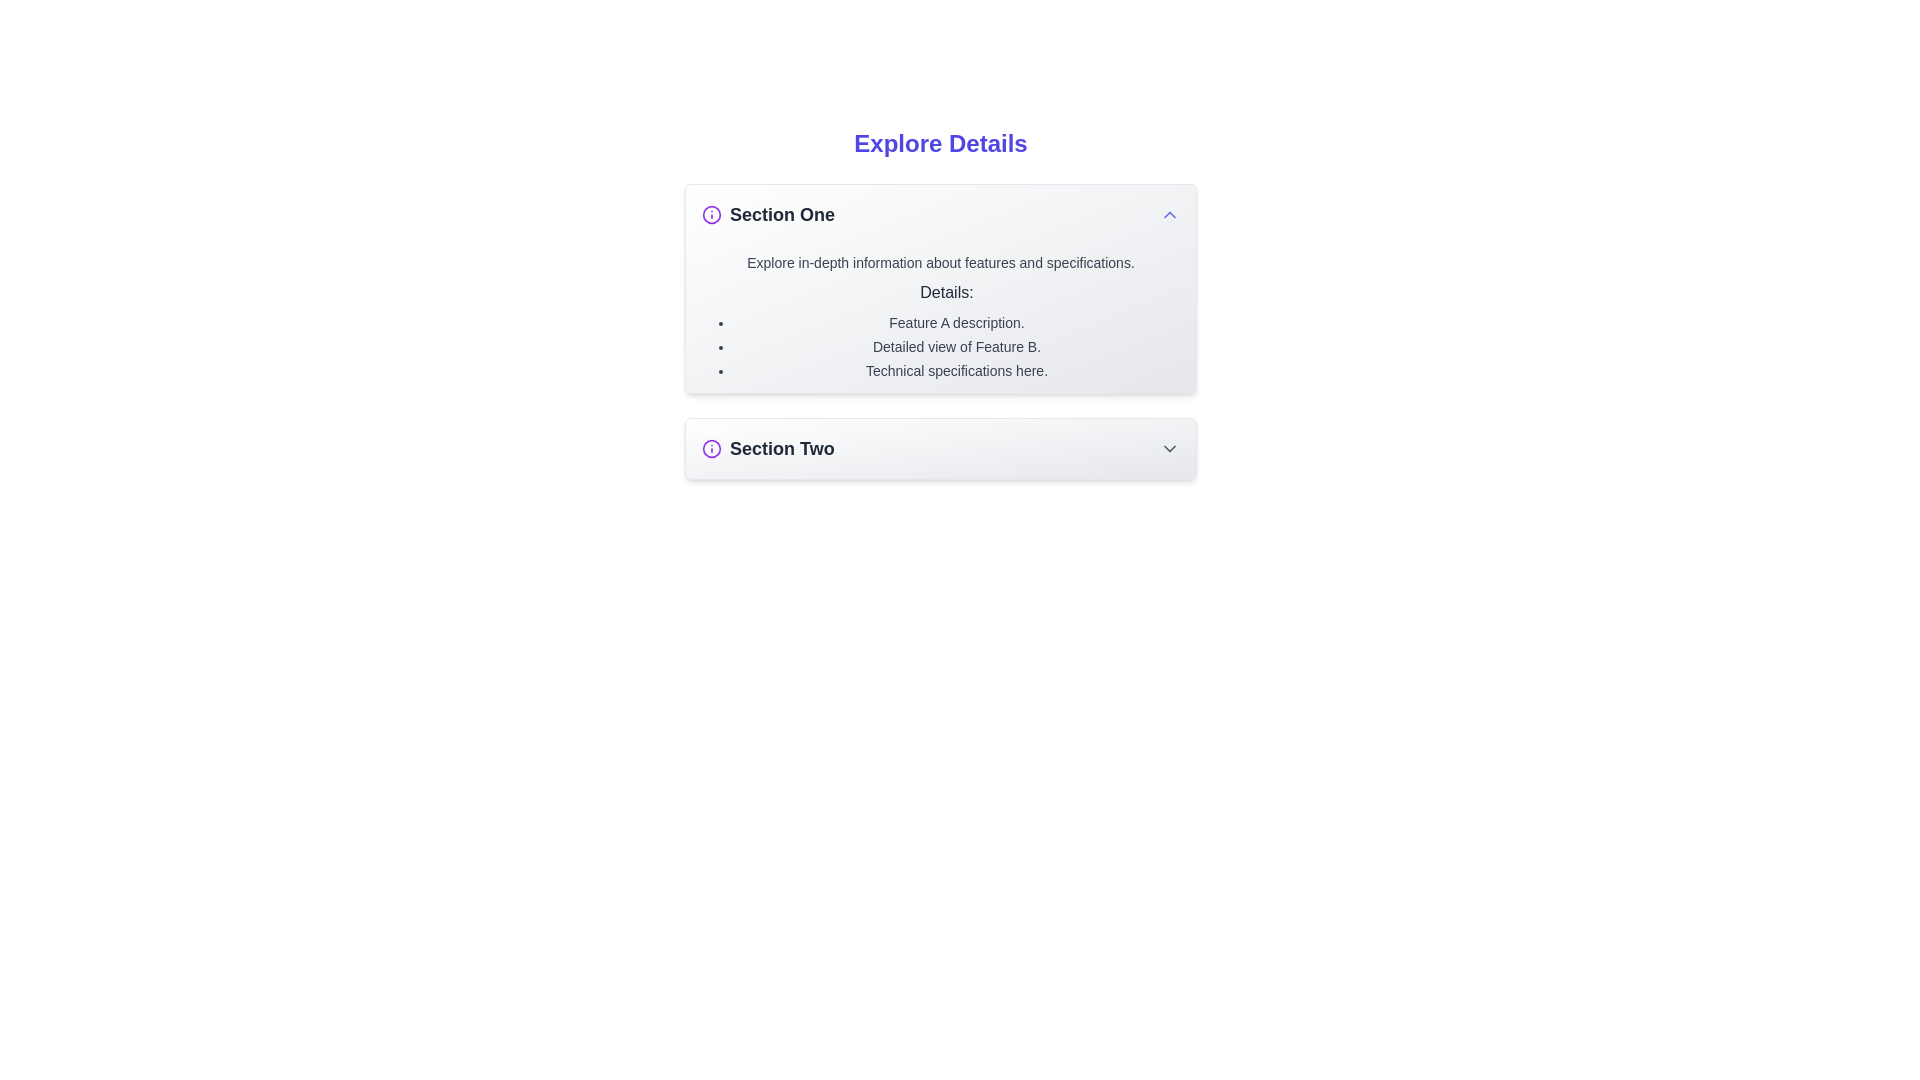  What do you see at coordinates (711, 215) in the screenshot?
I see `the circular informational icon with a purple color, located at the leftmost side of the header for 'Section One'` at bounding box center [711, 215].